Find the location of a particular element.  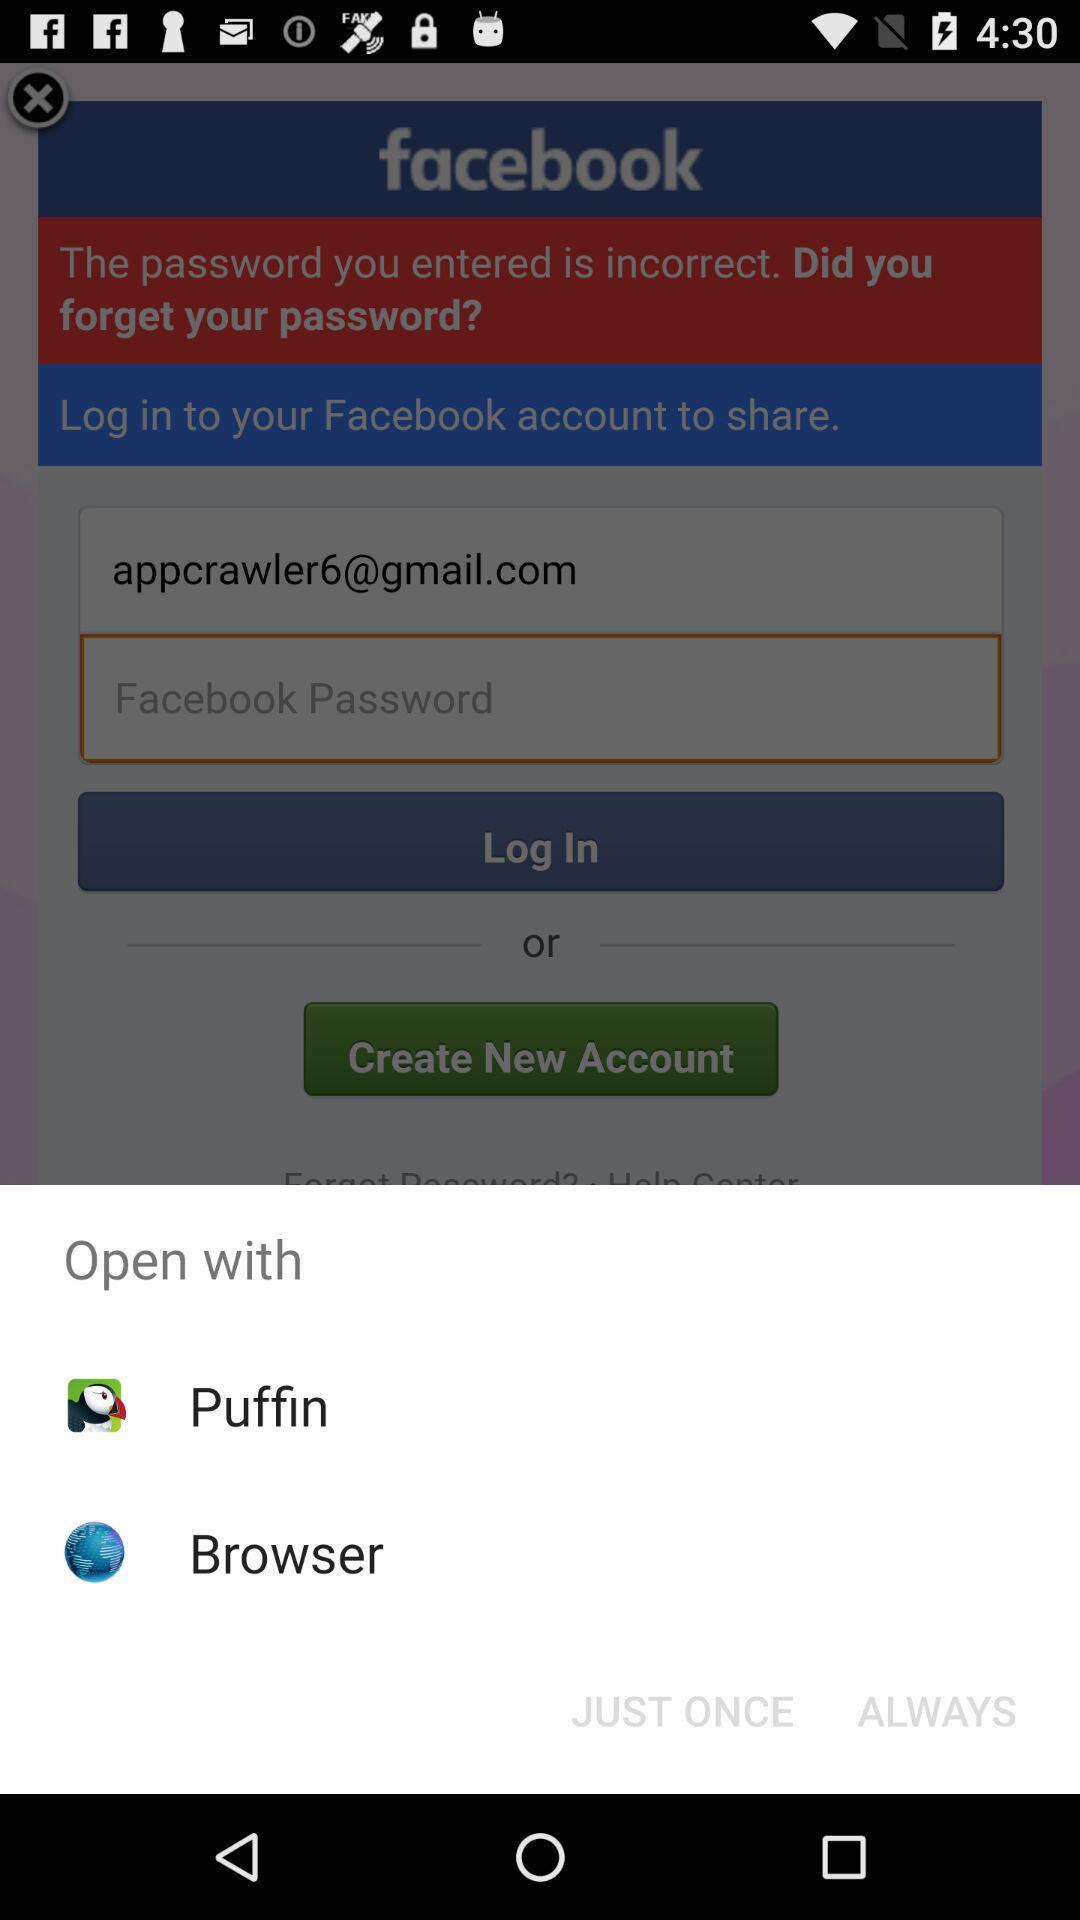

the button to the right of just once icon is located at coordinates (937, 1708).